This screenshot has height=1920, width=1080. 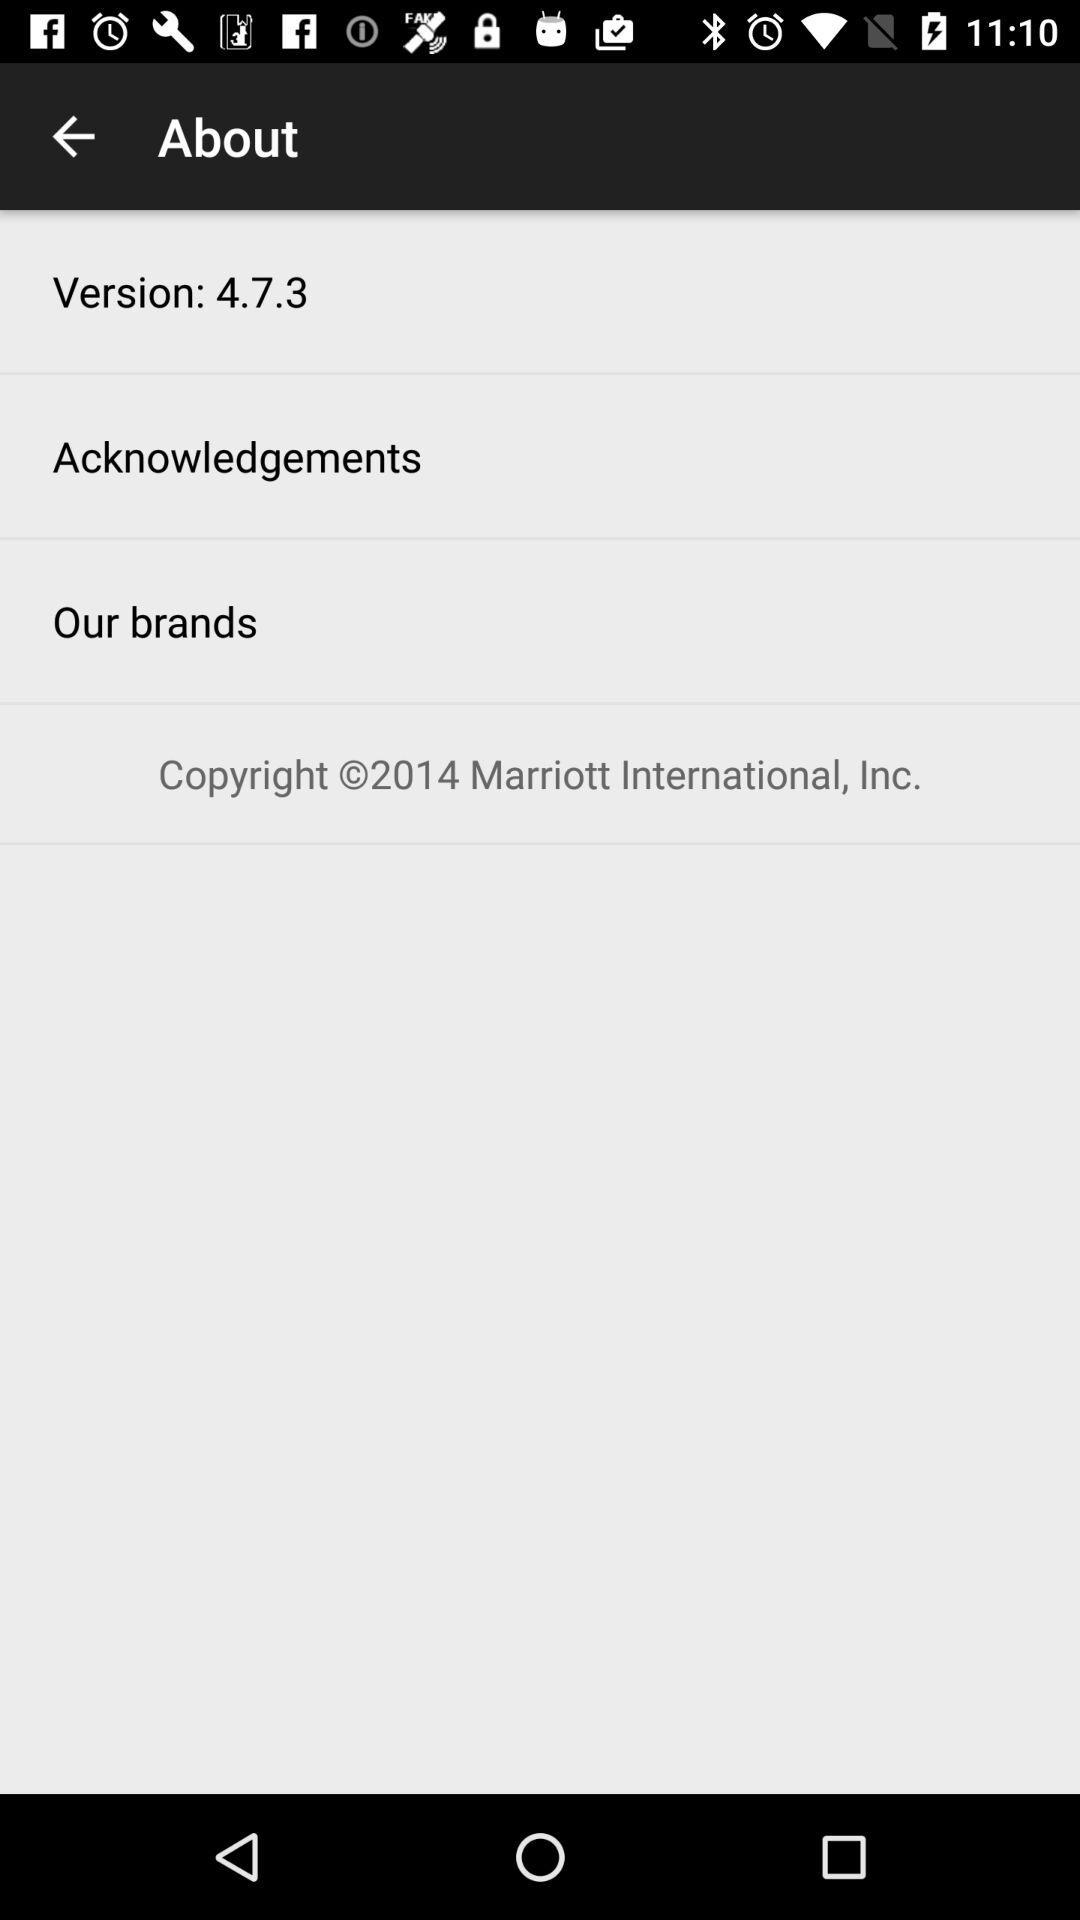 What do you see at coordinates (540, 772) in the screenshot?
I see `copyright 2014 marriott at the center` at bounding box center [540, 772].